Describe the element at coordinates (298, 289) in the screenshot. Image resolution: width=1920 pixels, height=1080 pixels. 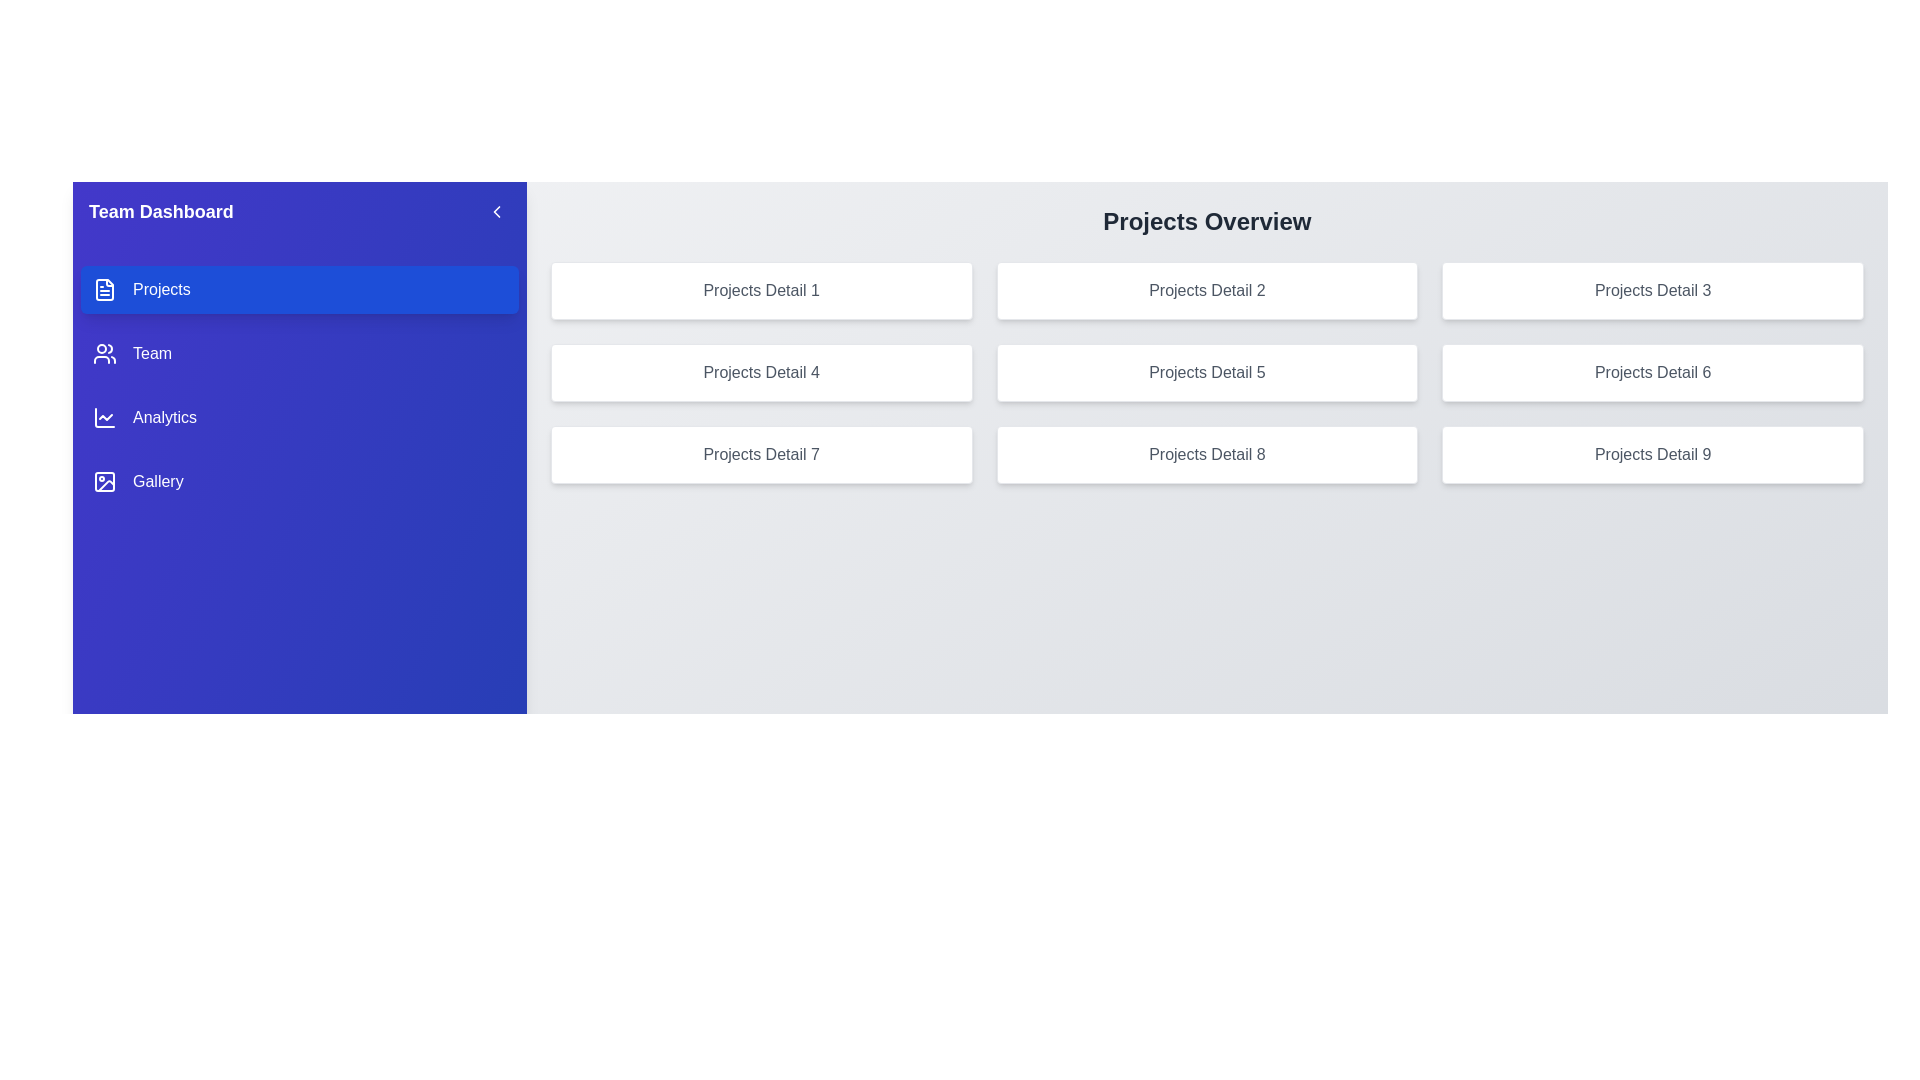
I see `the category Projects from the sidebar menu` at that location.